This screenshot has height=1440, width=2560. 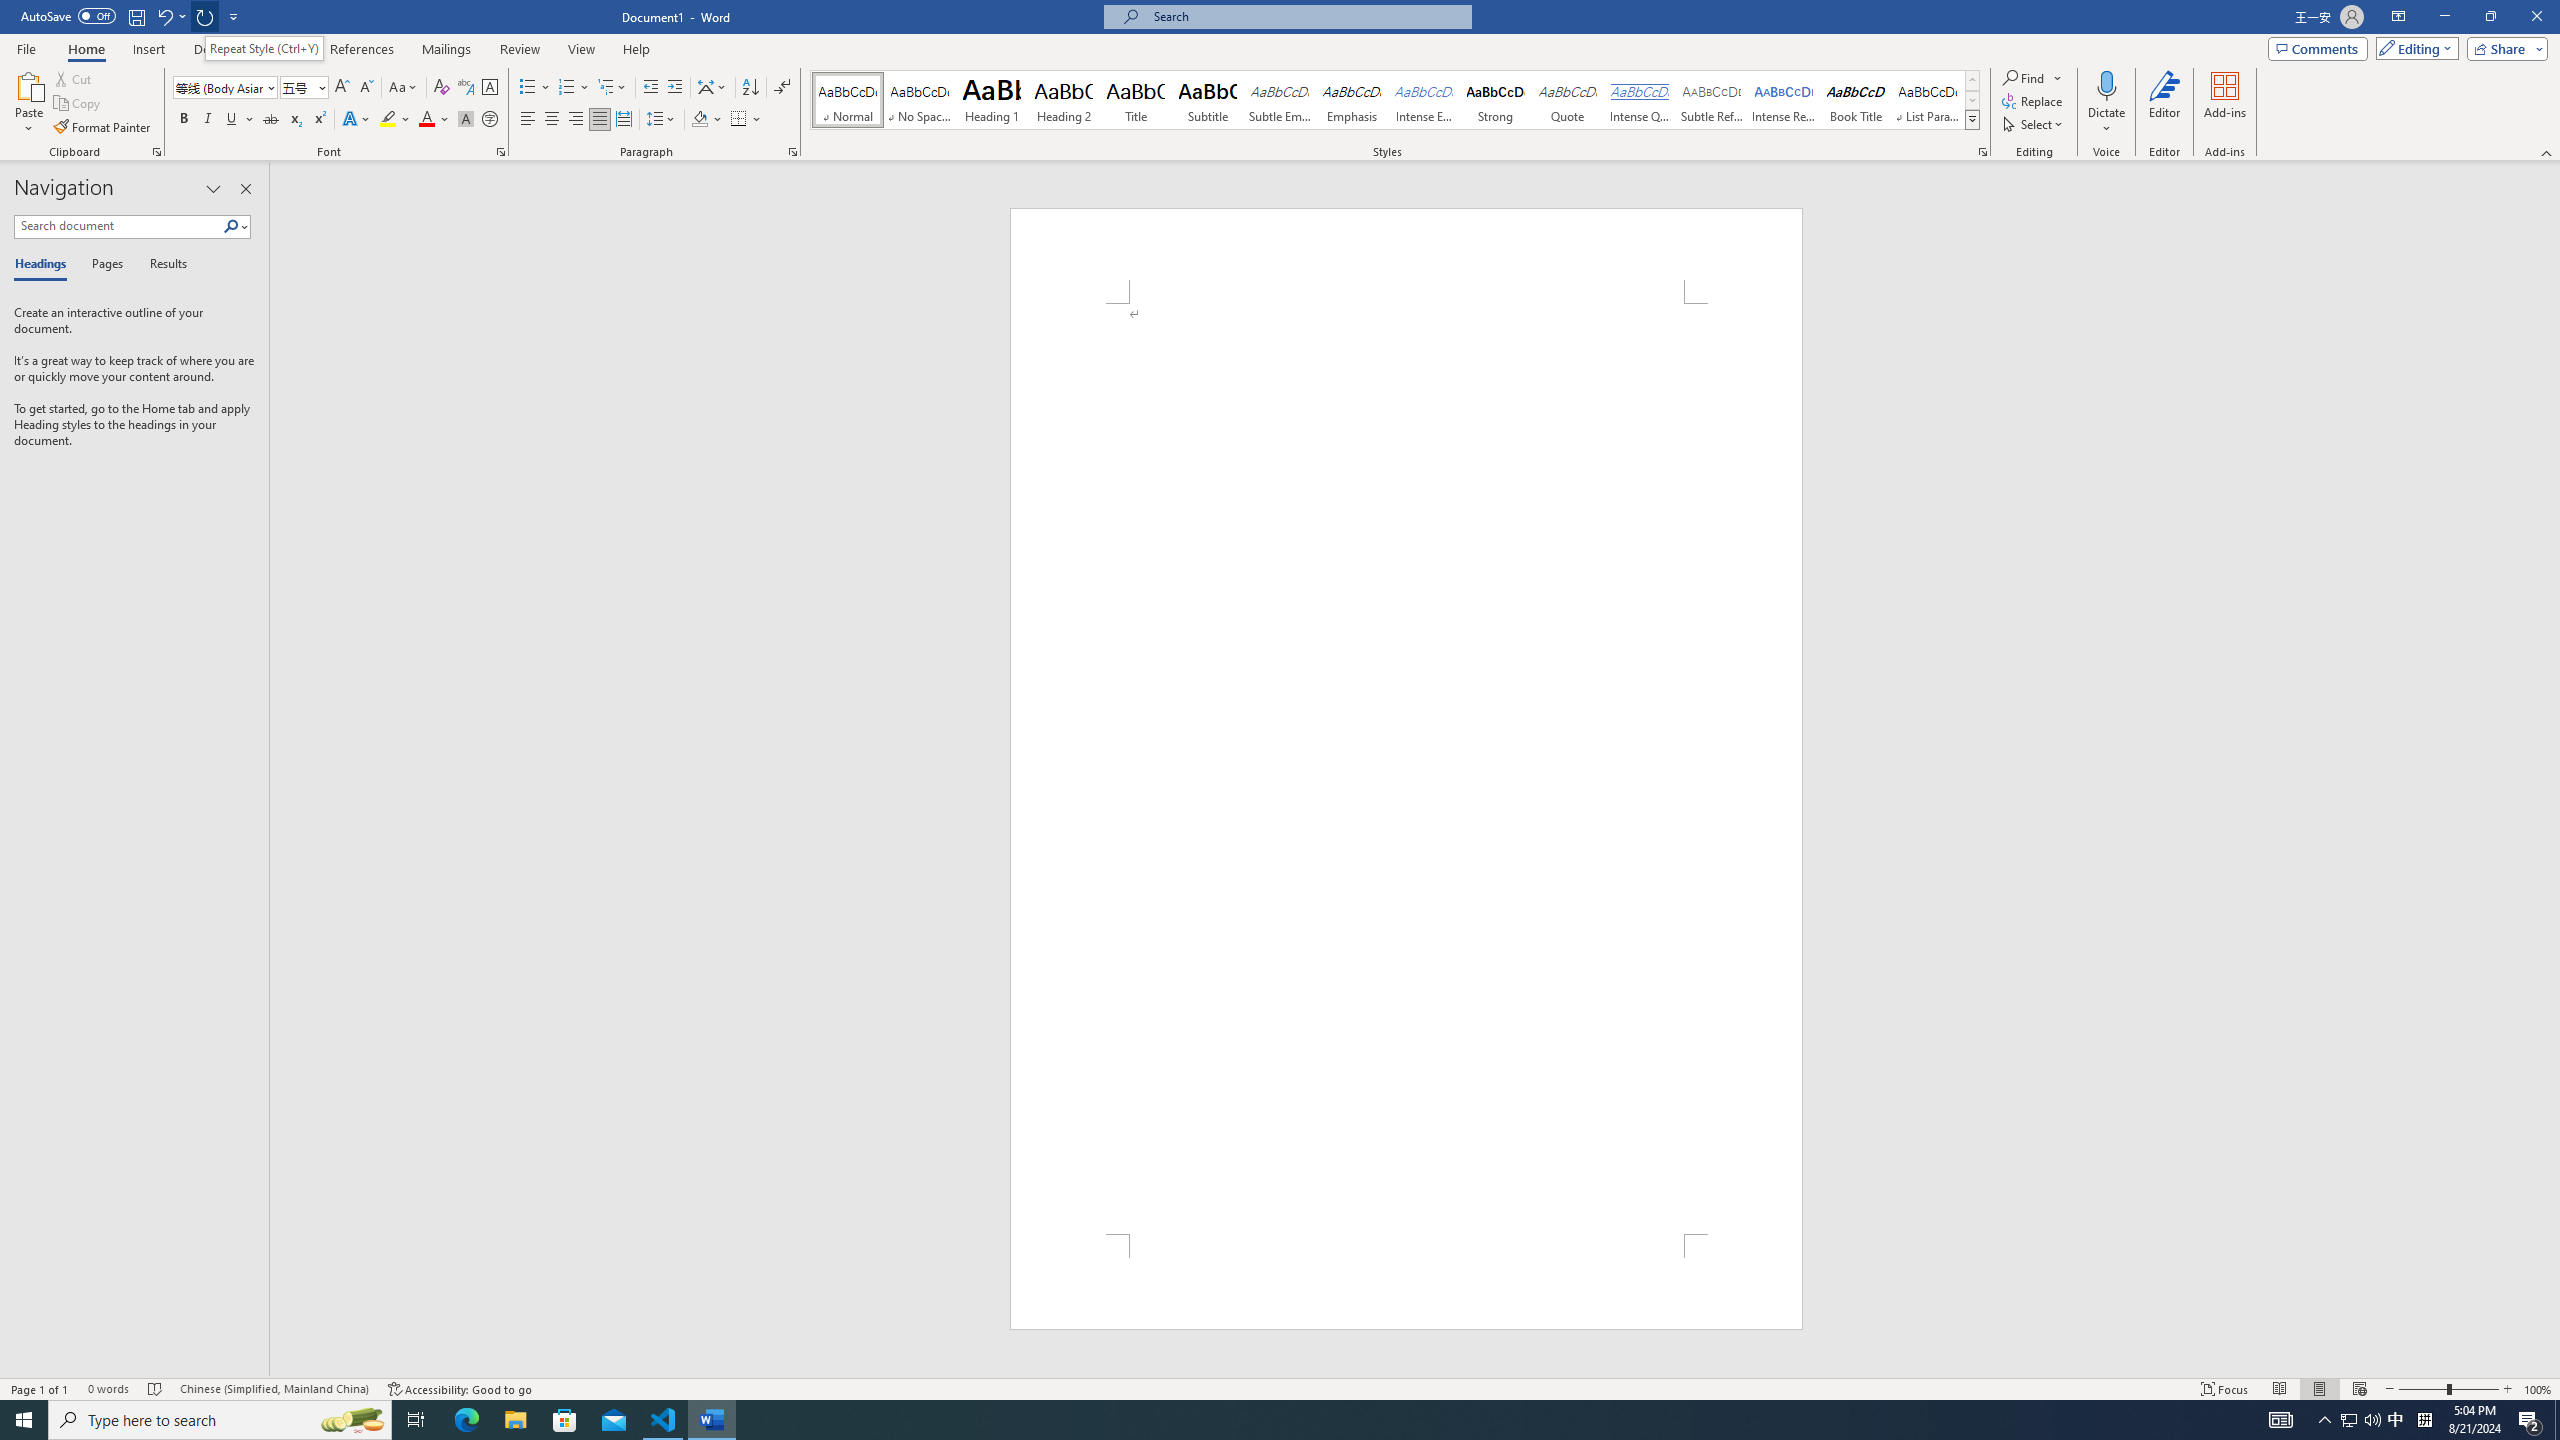 What do you see at coordinates (235, 225) in the screenshot?
I see `'Search'` at bounding box center [235, 225].